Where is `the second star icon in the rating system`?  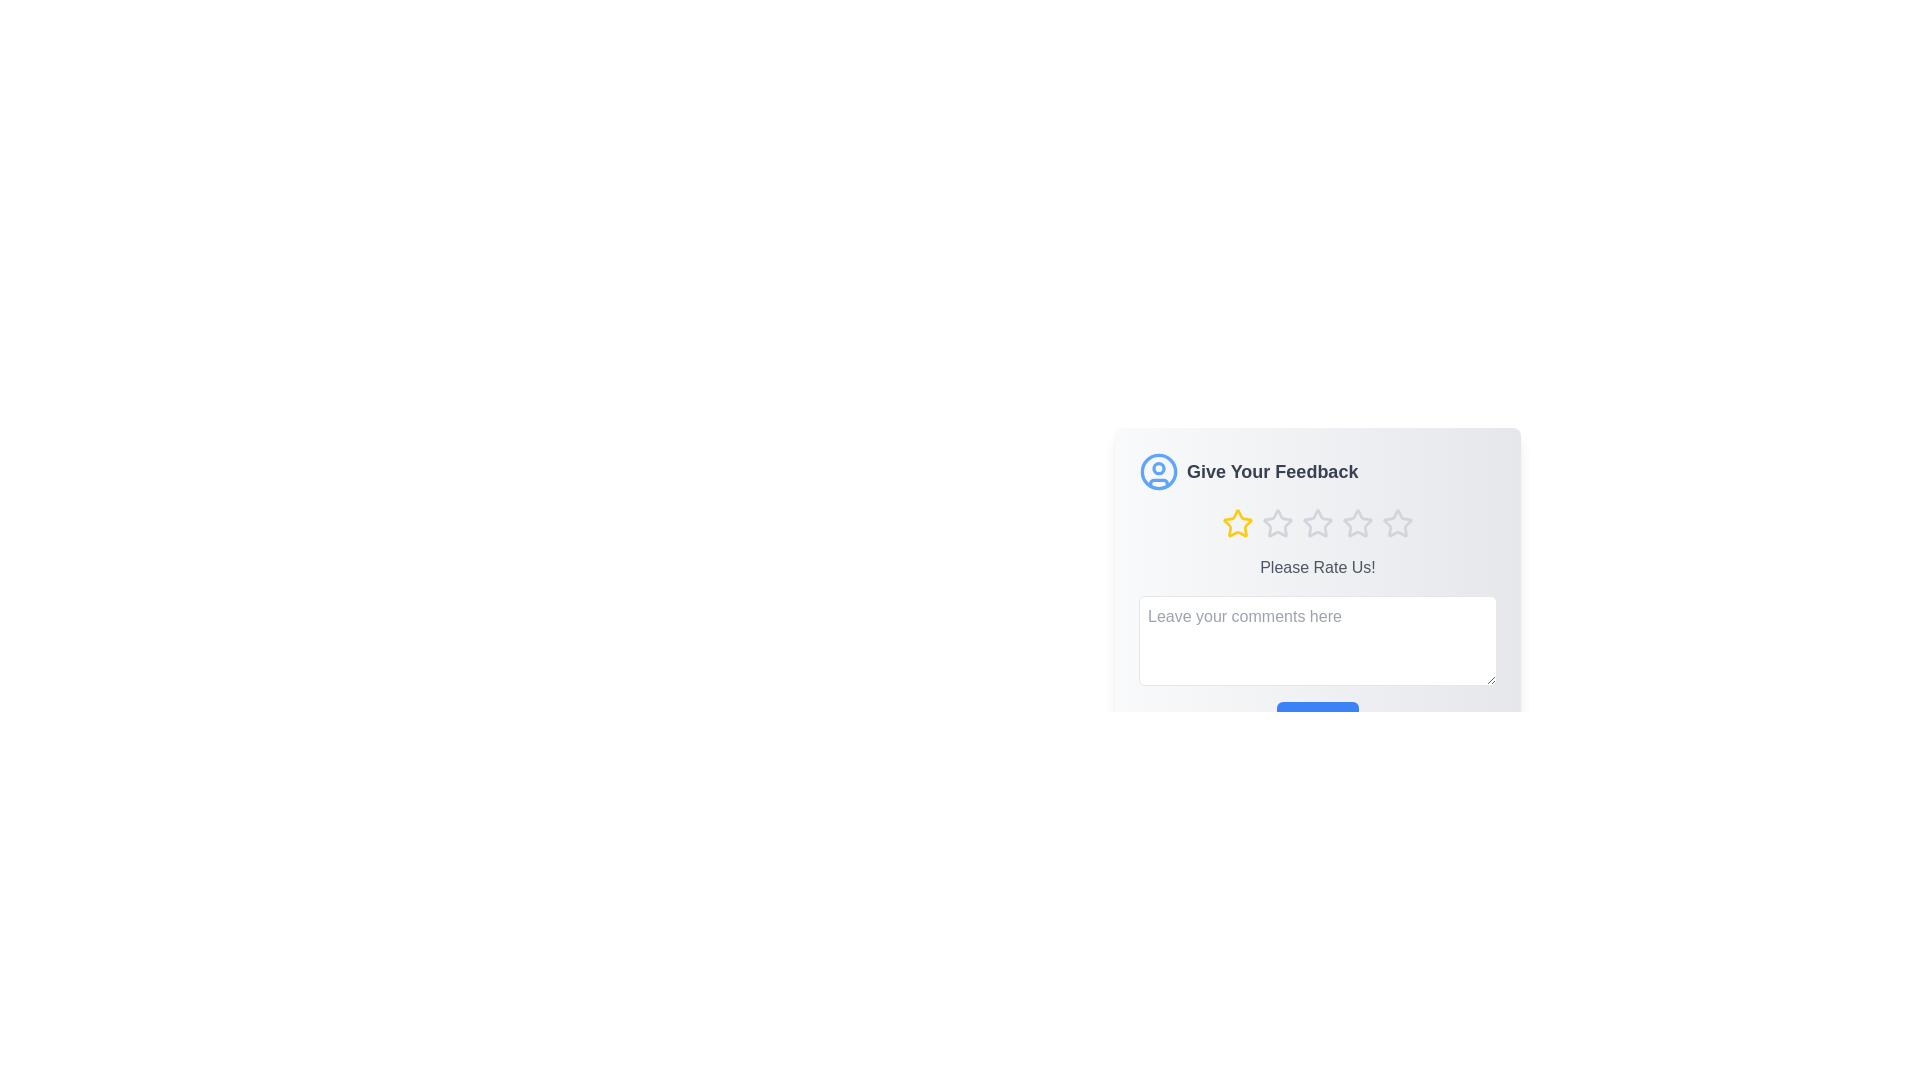
the second star icon in the rating system is located at coordinates (1316, 522).